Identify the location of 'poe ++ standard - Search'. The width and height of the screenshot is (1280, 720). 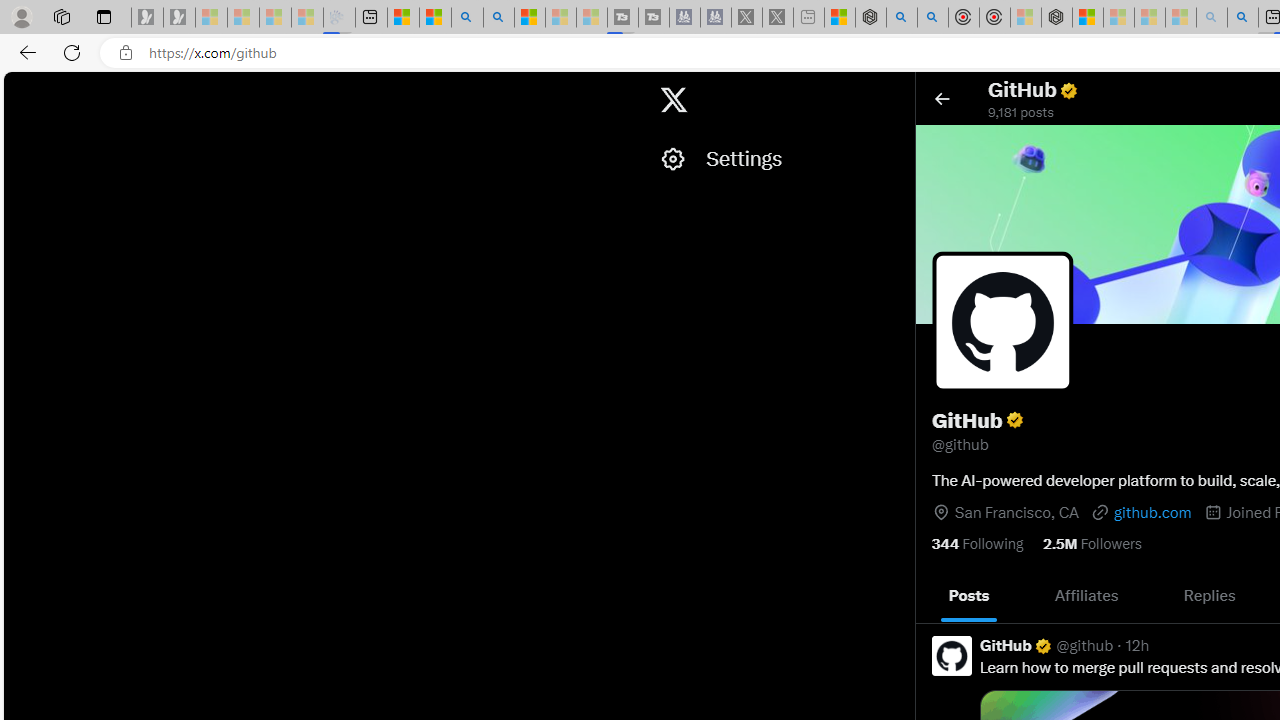
(932, 17).